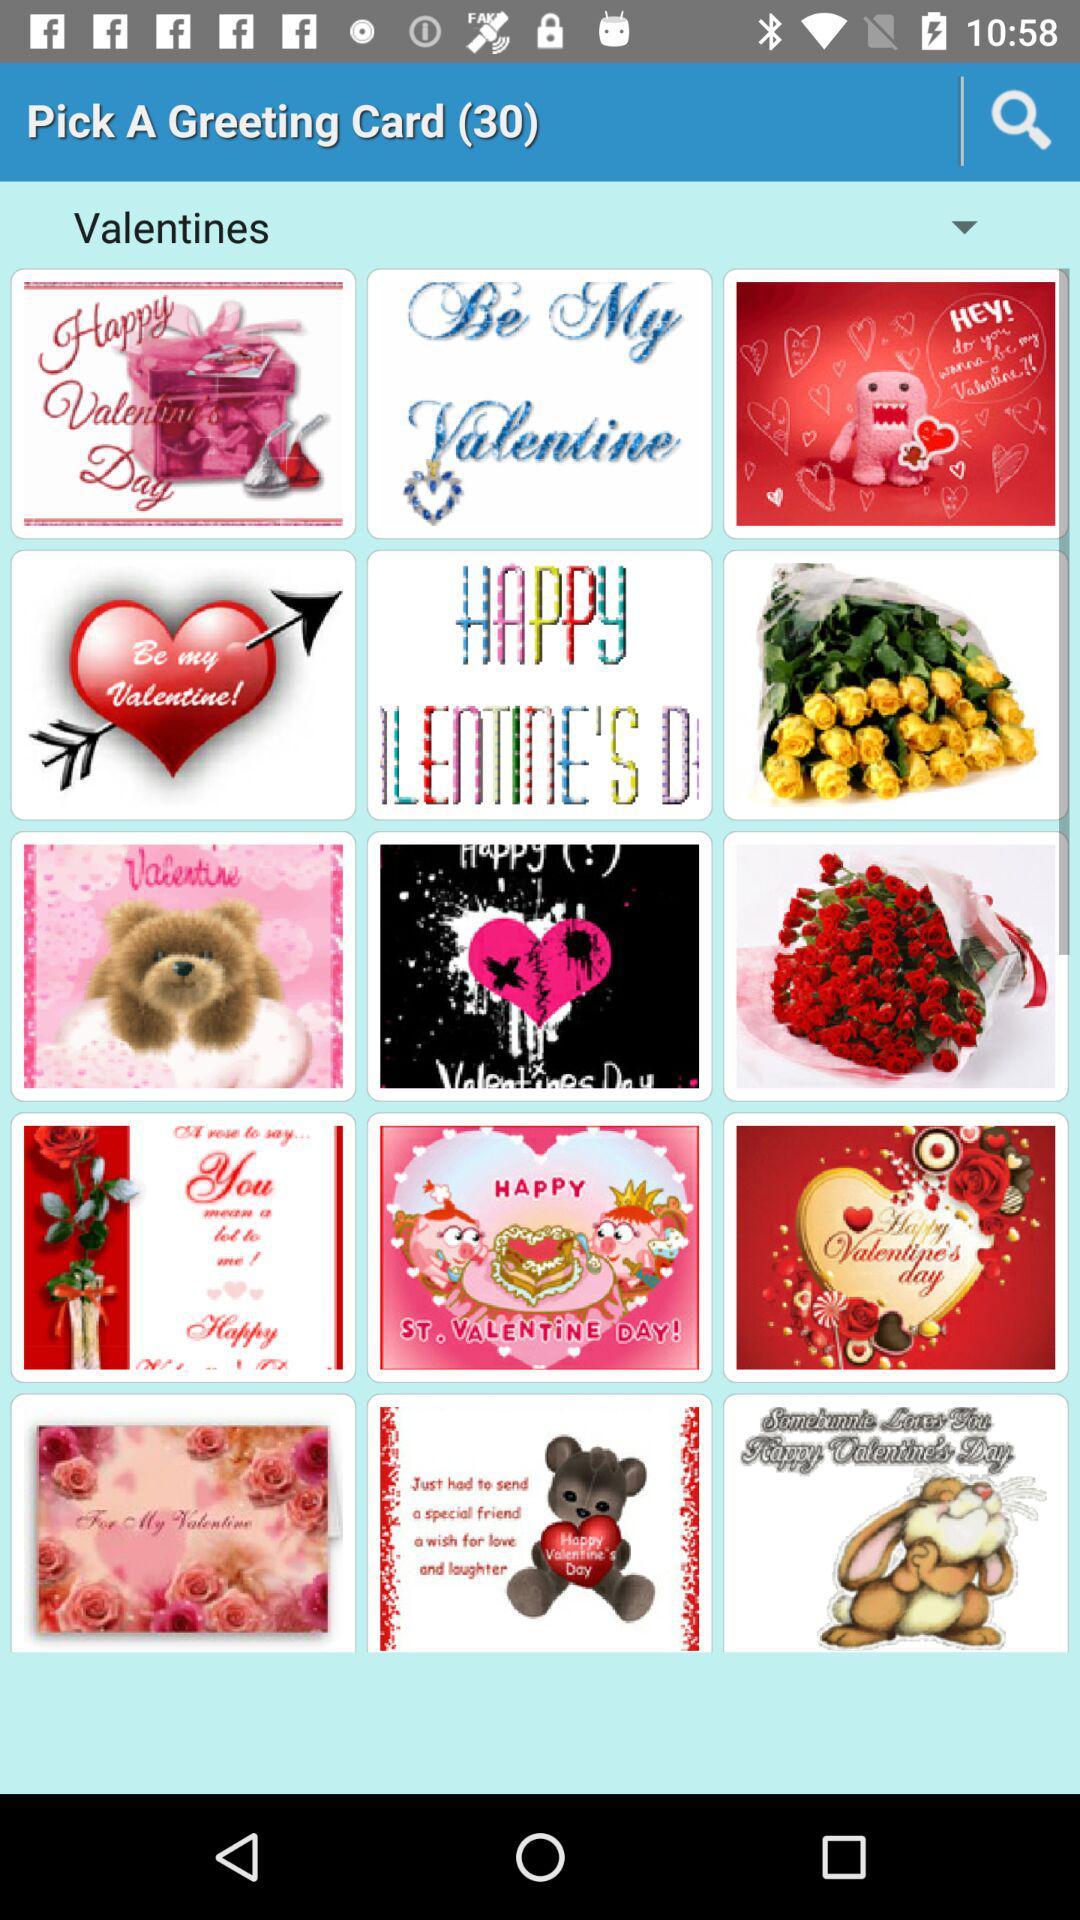 The width and height of the screenshot is (1080, 1920). What do you see at coordinates (183, 966) in the screenshot?
I see `the card` at bounding box center [183, 966].